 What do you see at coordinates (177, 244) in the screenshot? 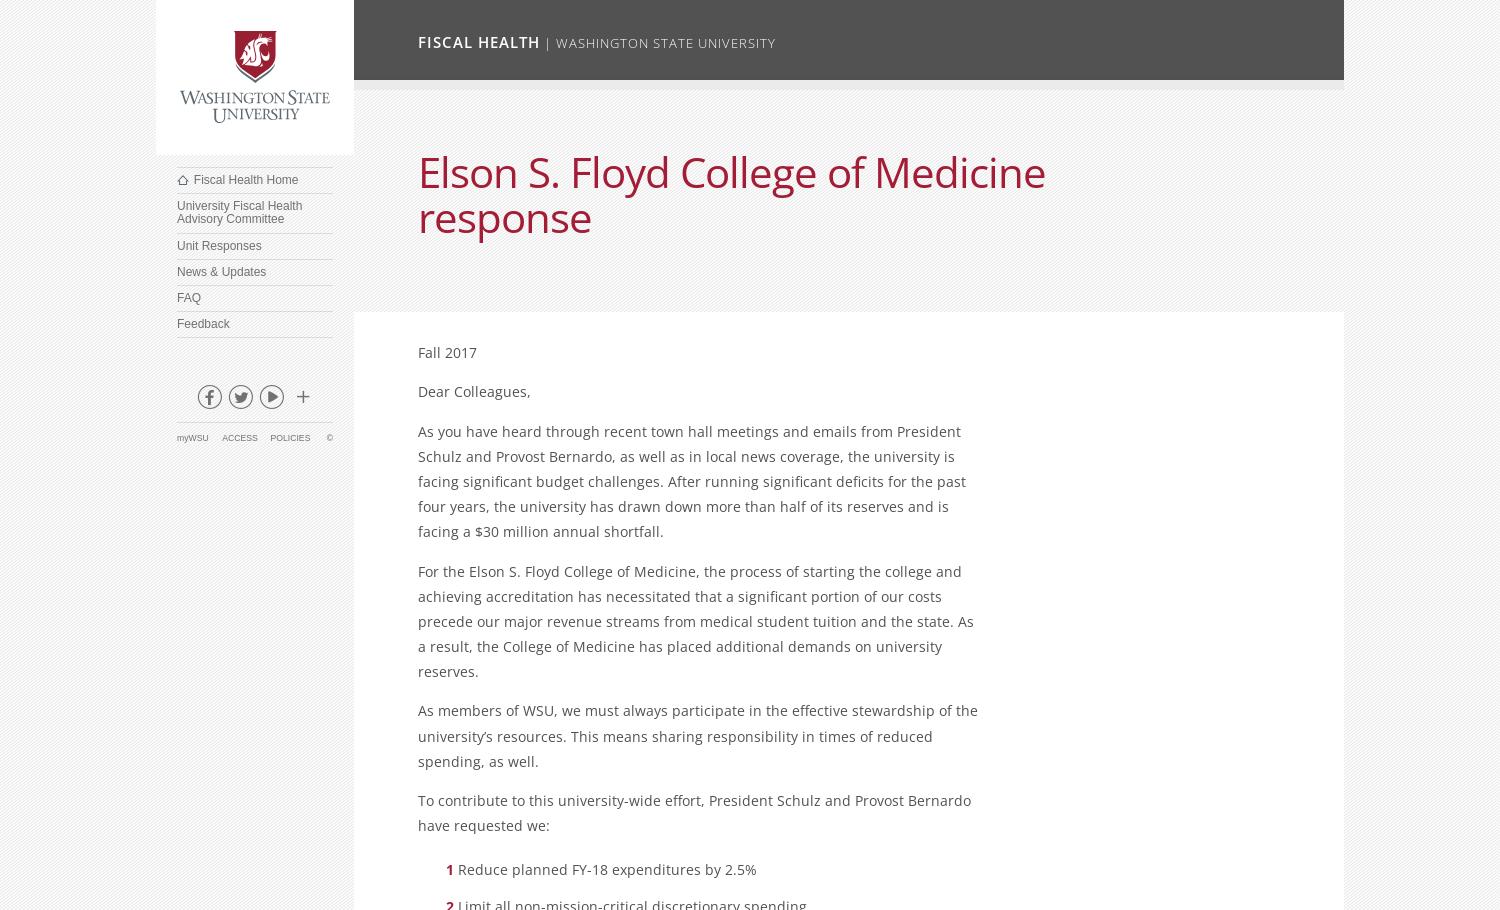
I see `'Unit Responses'` at bounding box center [177, 244].